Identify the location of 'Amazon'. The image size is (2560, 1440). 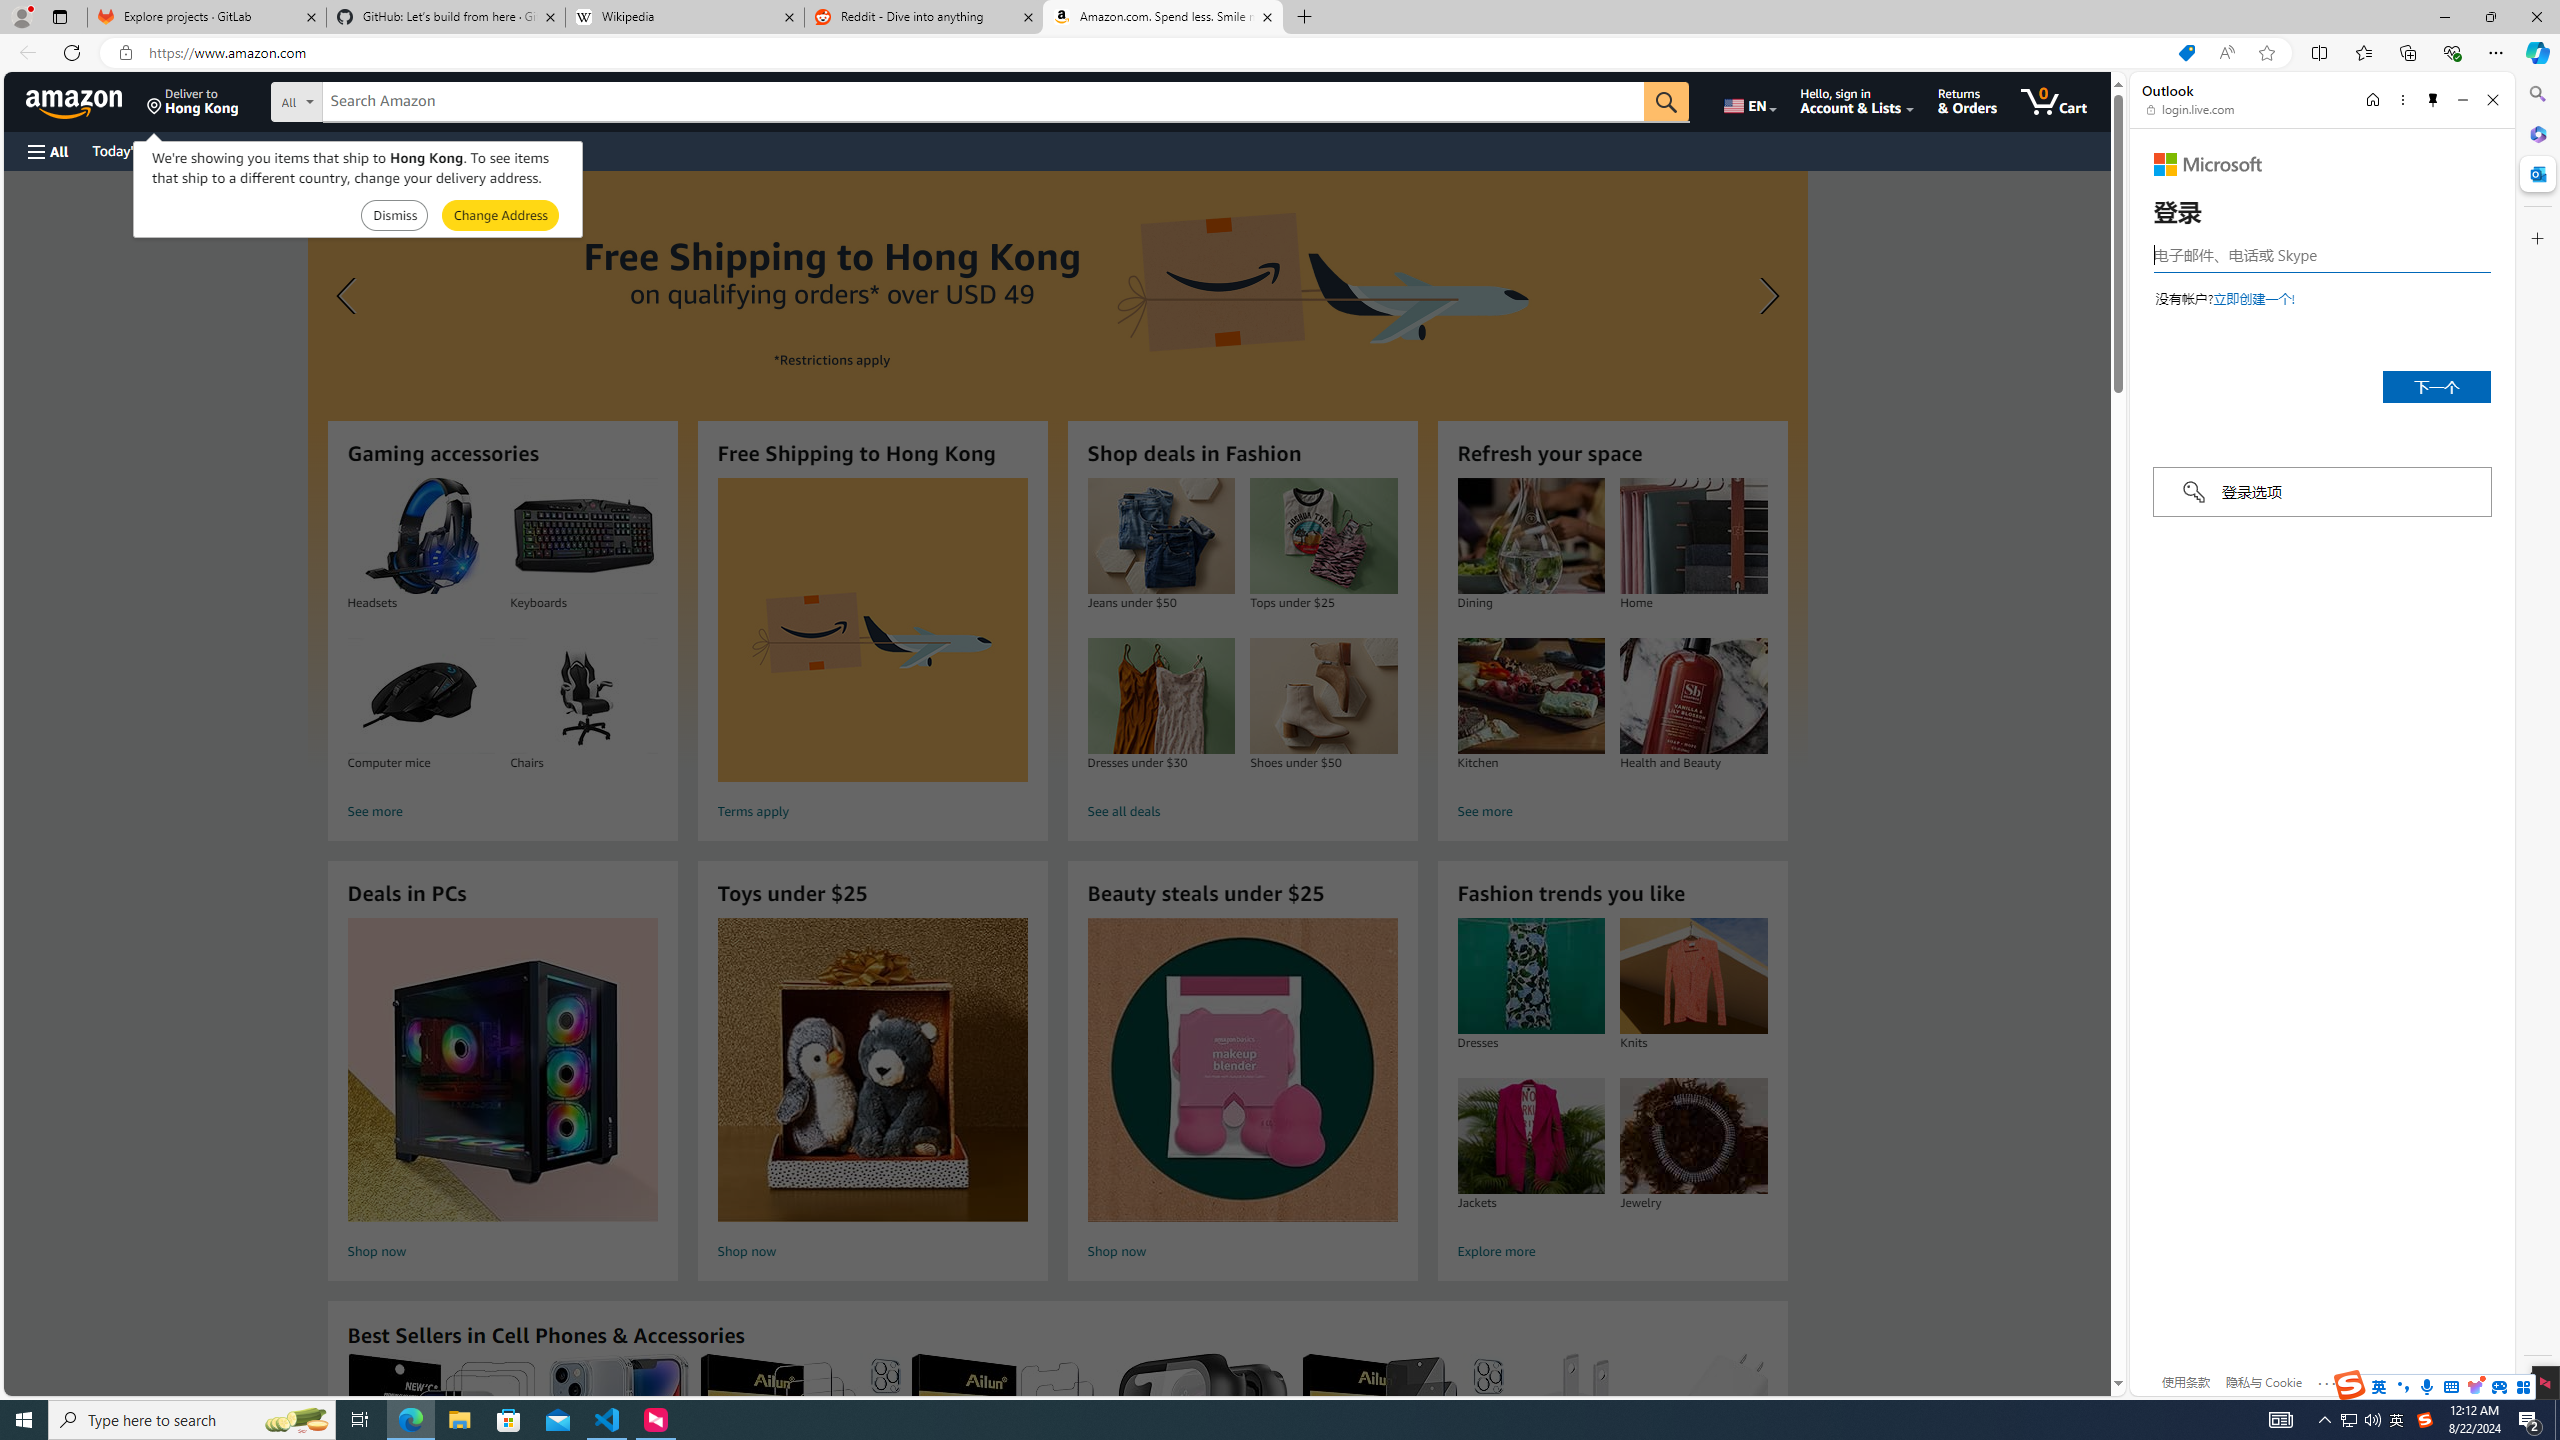
(76, 100).